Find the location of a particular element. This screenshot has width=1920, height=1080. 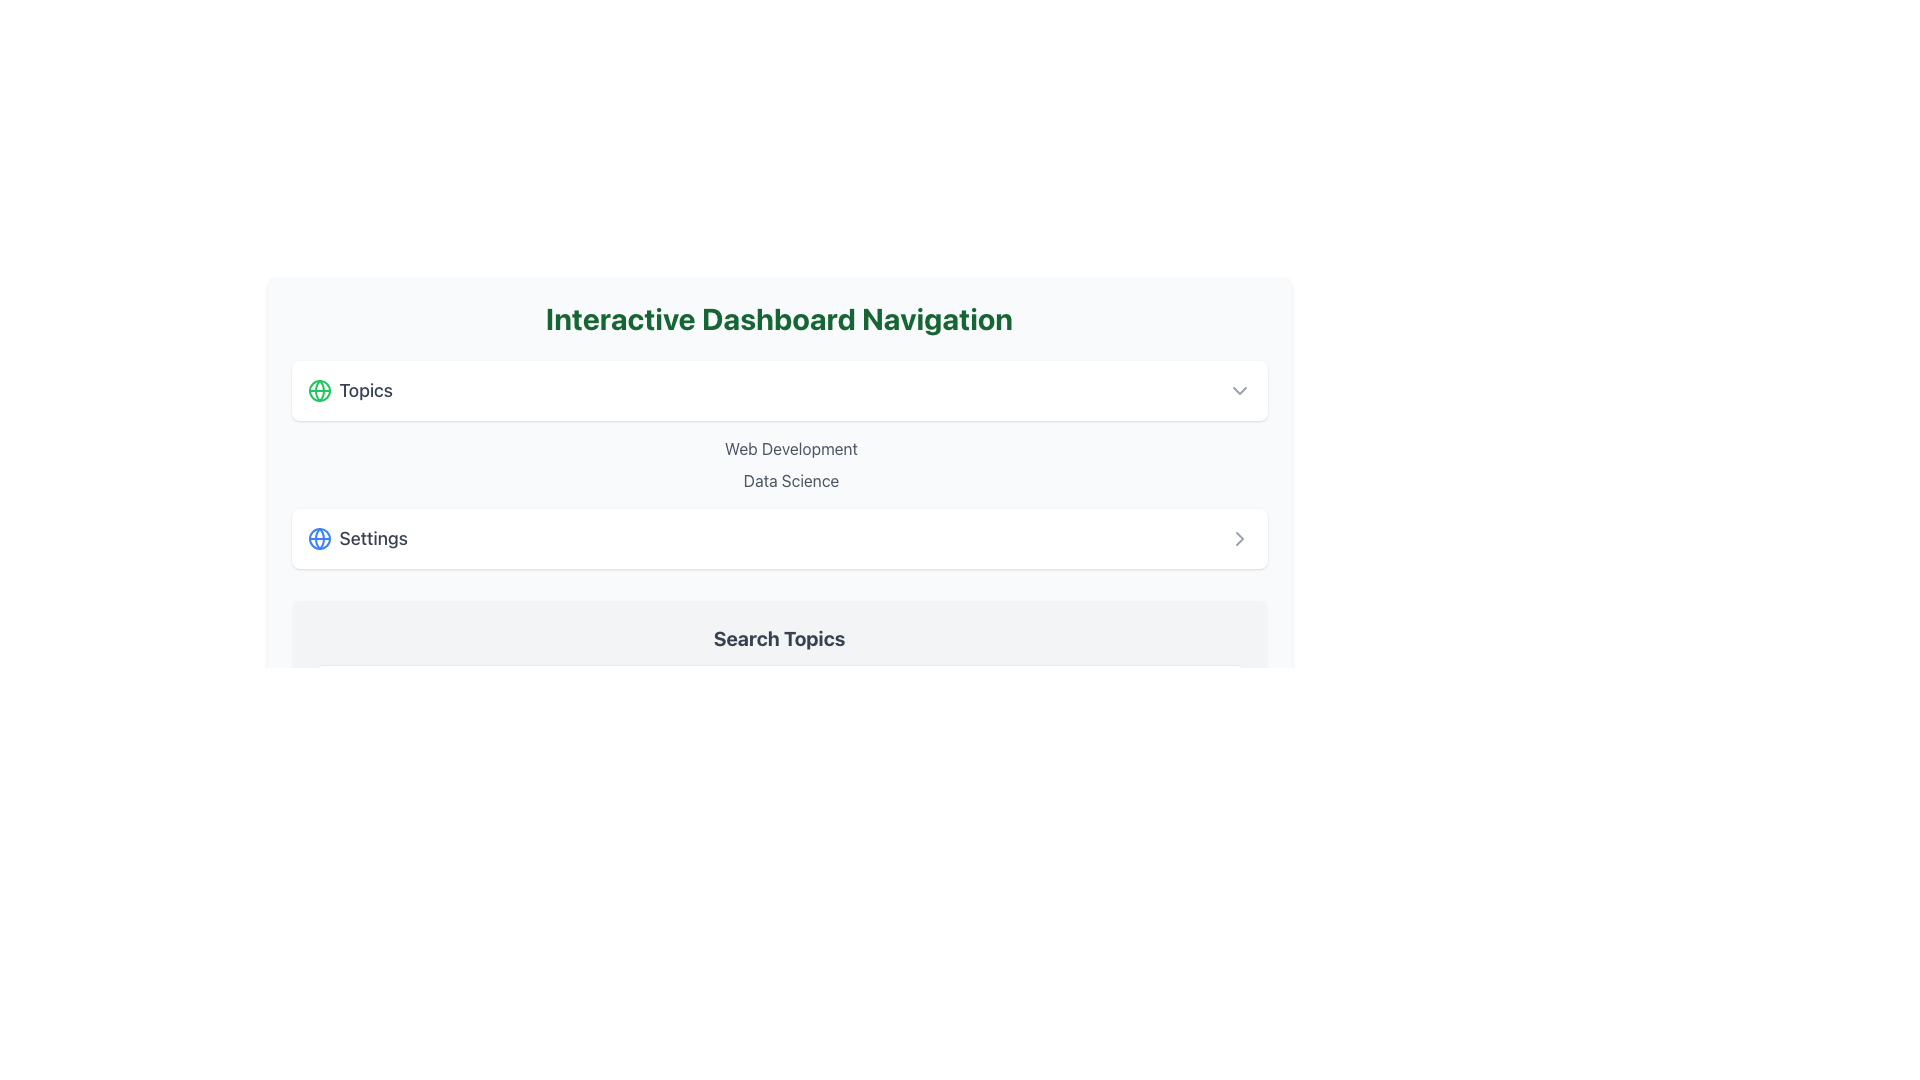

the 'Data Science' hyperlink located centrally under 'Web Development' in the 'Interactive Dashboard Navigation' is located at coordinates (790, 481).